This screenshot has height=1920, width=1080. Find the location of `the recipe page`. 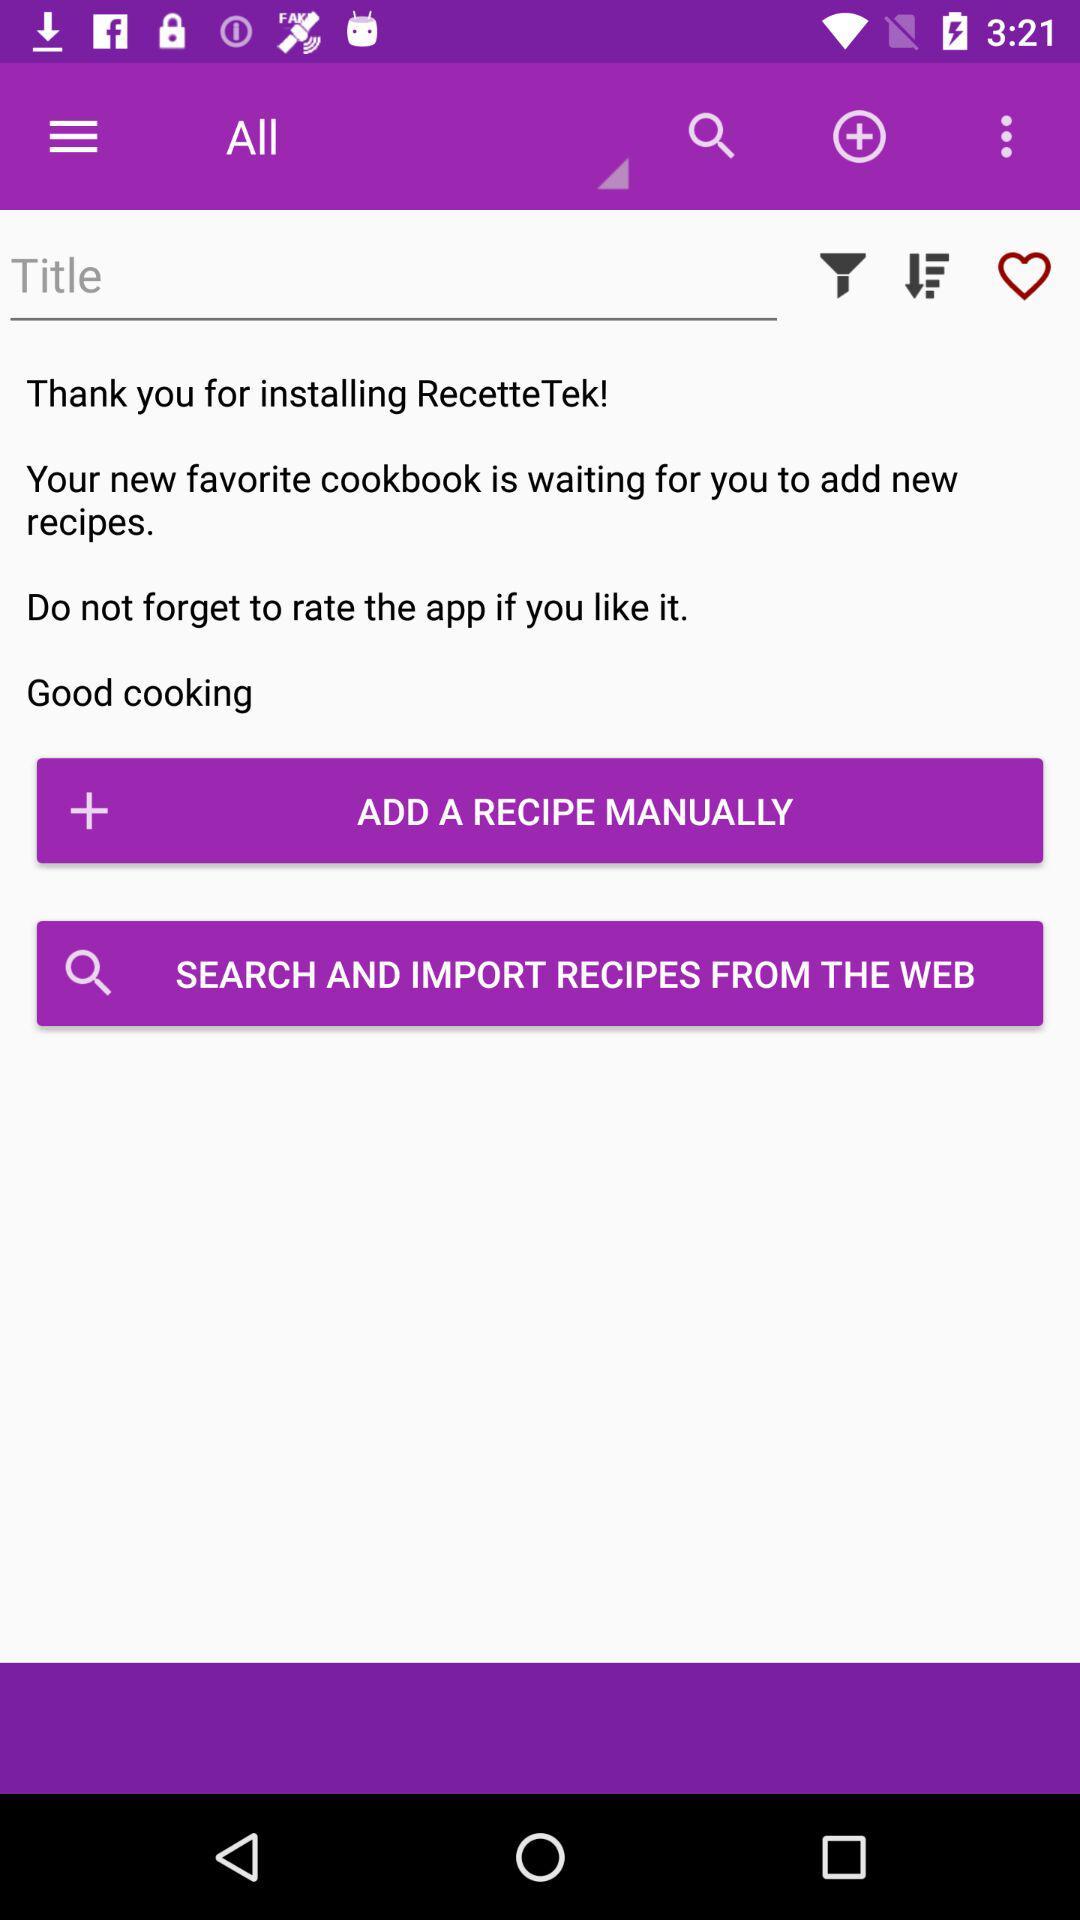

the recipe page is located at coordinates (1024, 274).